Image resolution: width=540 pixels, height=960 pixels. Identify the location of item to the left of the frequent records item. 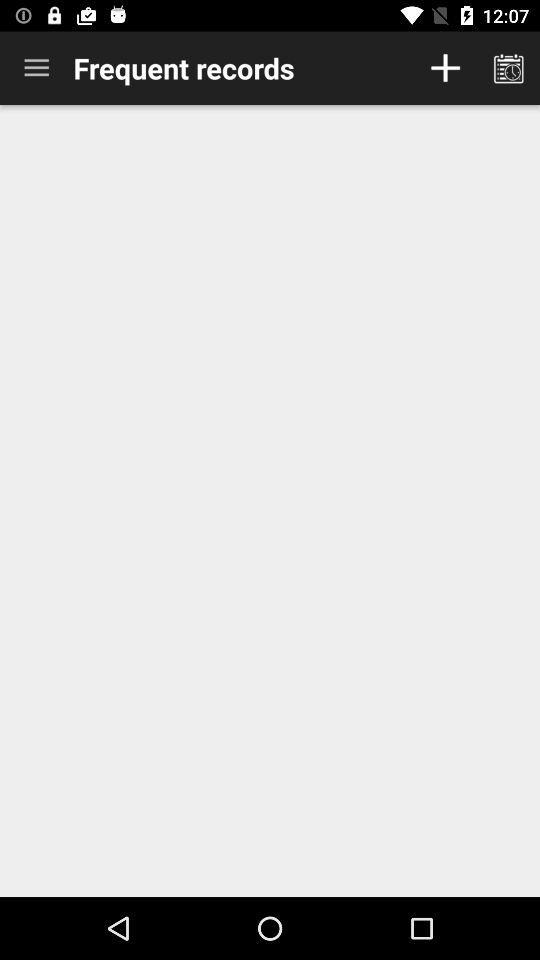
(36, 68).